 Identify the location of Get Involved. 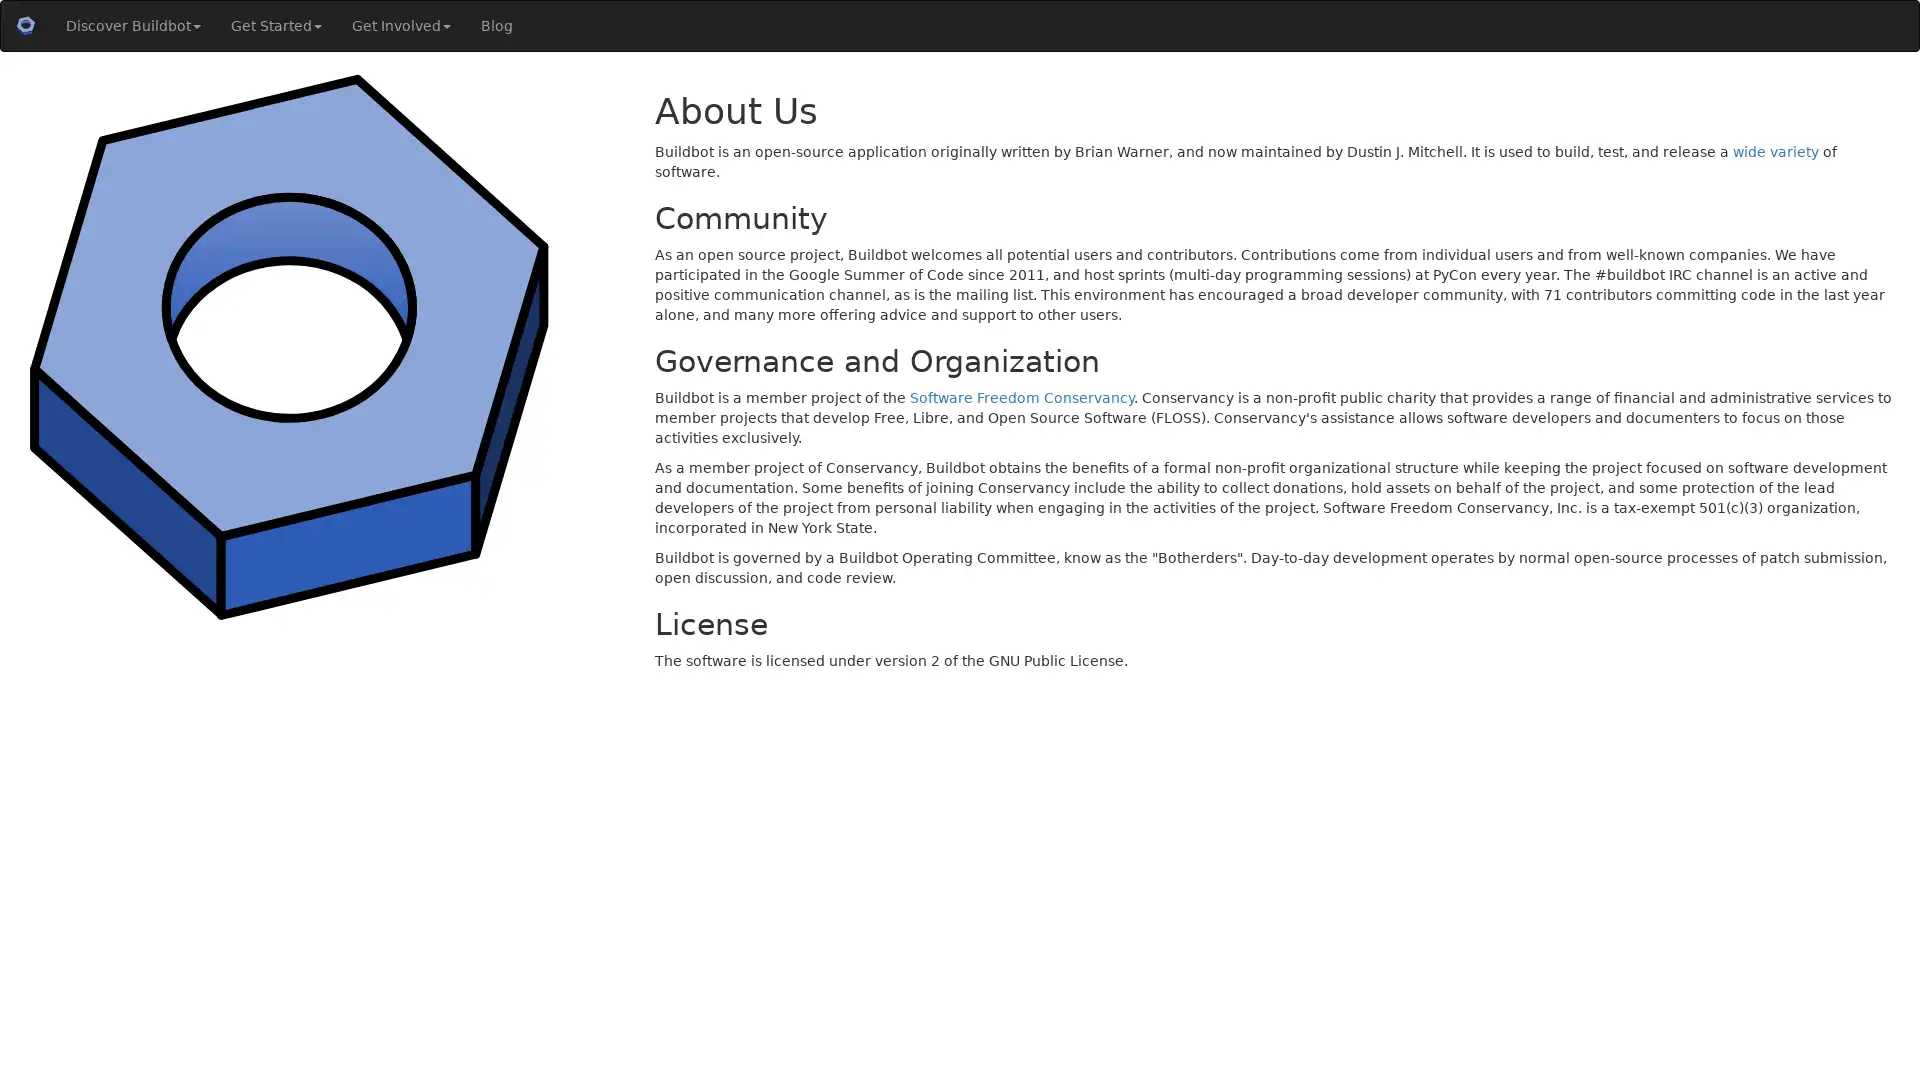
(400, 26).